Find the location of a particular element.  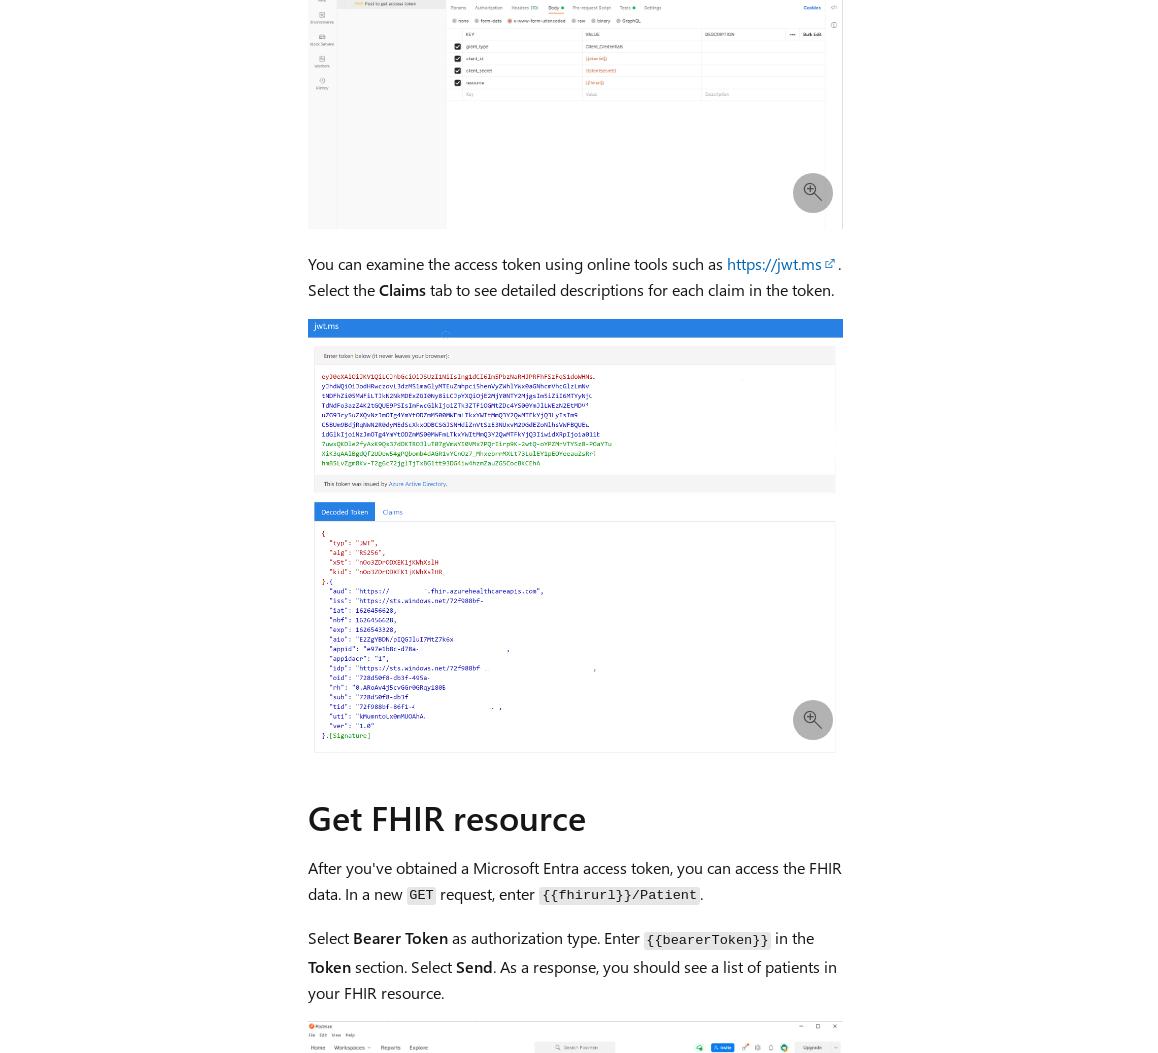

'request, enter' is located at coordinates (486, 892).